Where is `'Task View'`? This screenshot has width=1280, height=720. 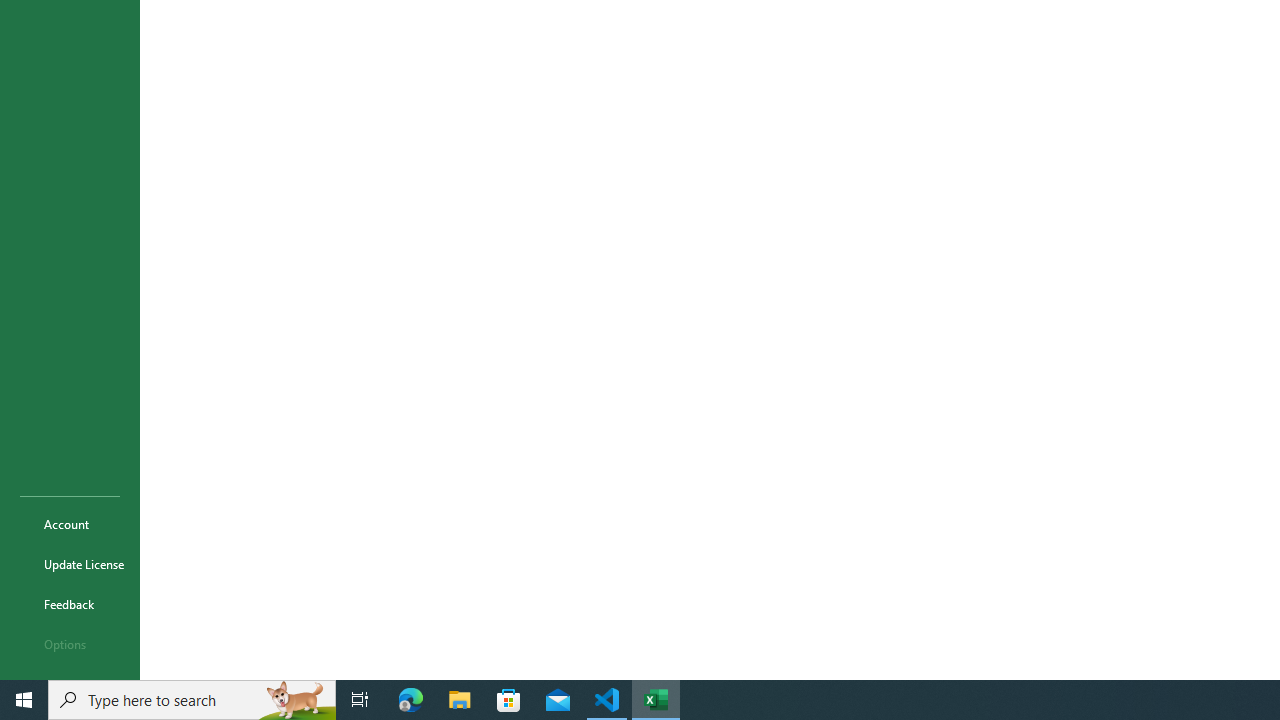
'Task View' is located at coordinates (359, 698).